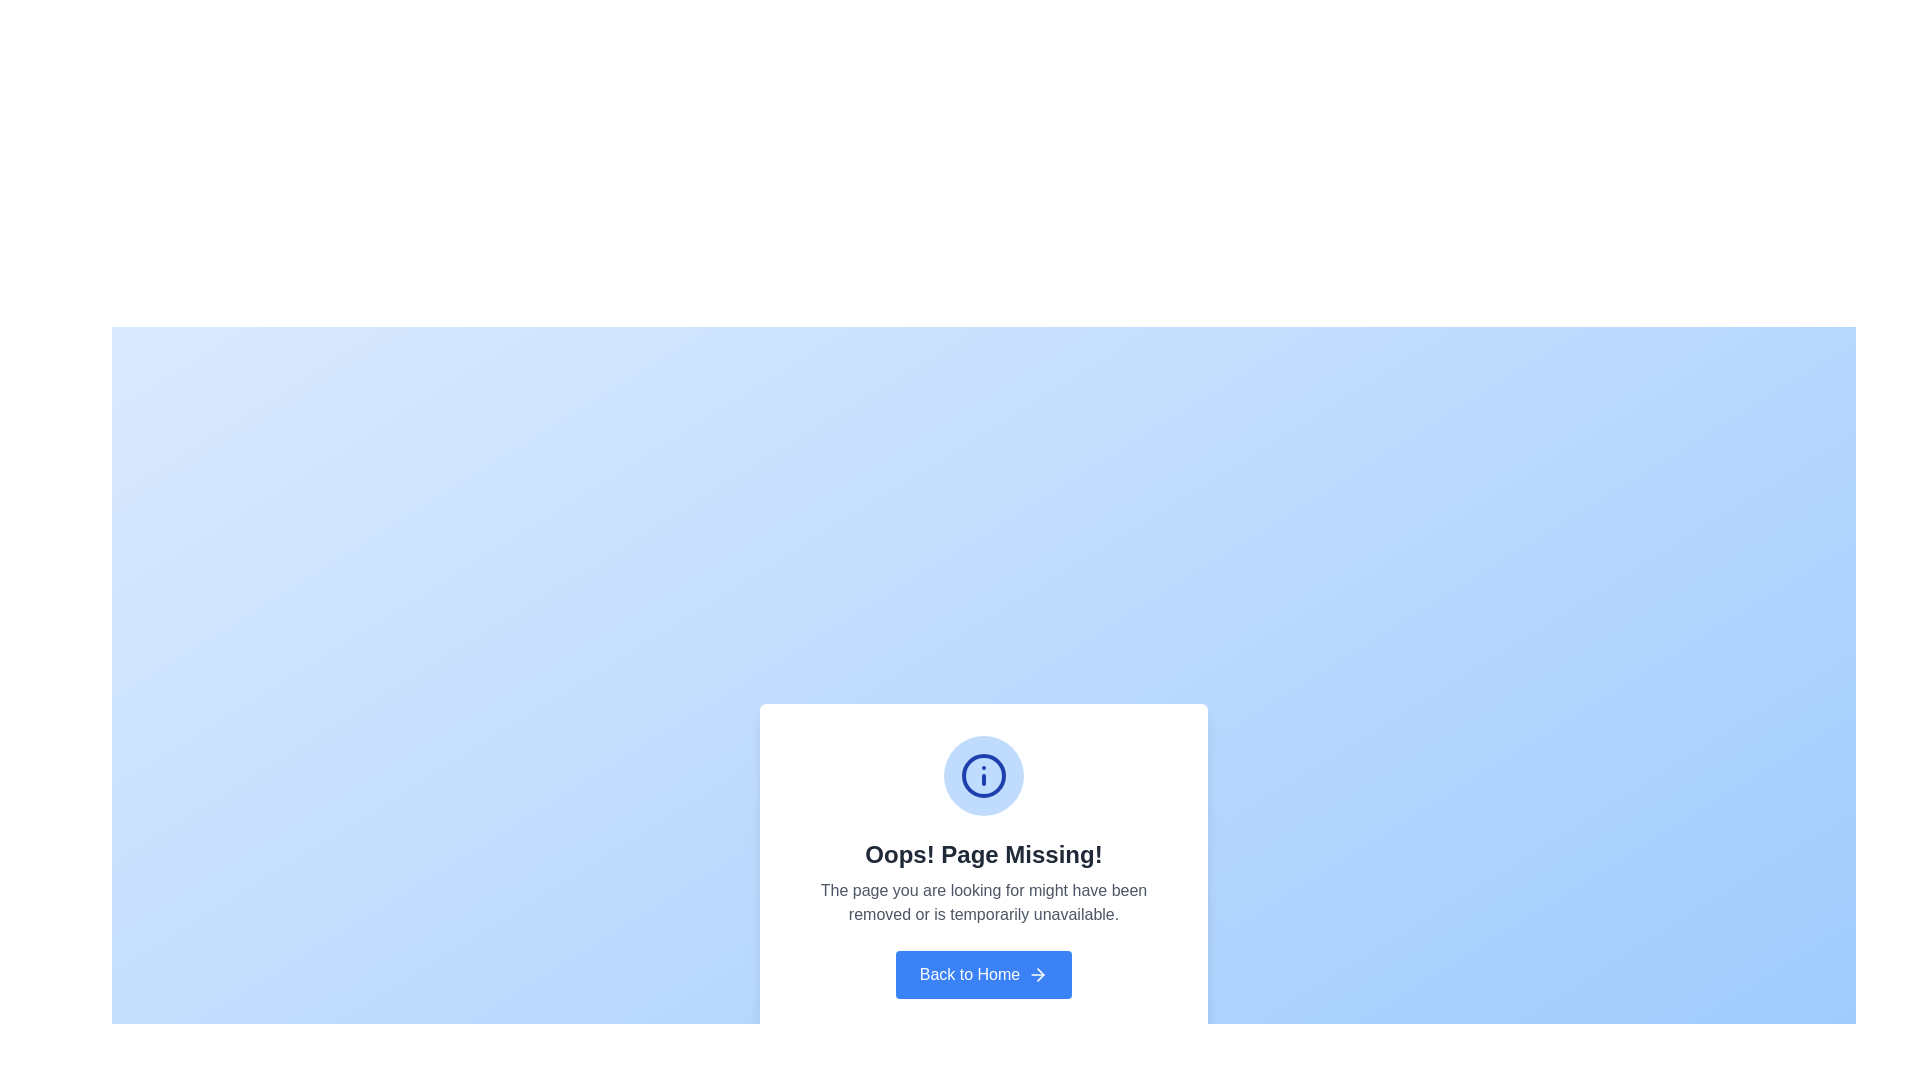 The height and width of the screenshot is (1080, 1920). I want to click on the centrally positioned Information Panel that informs the user about a missing page and provides navigation back to the home page, so click(983, 866).